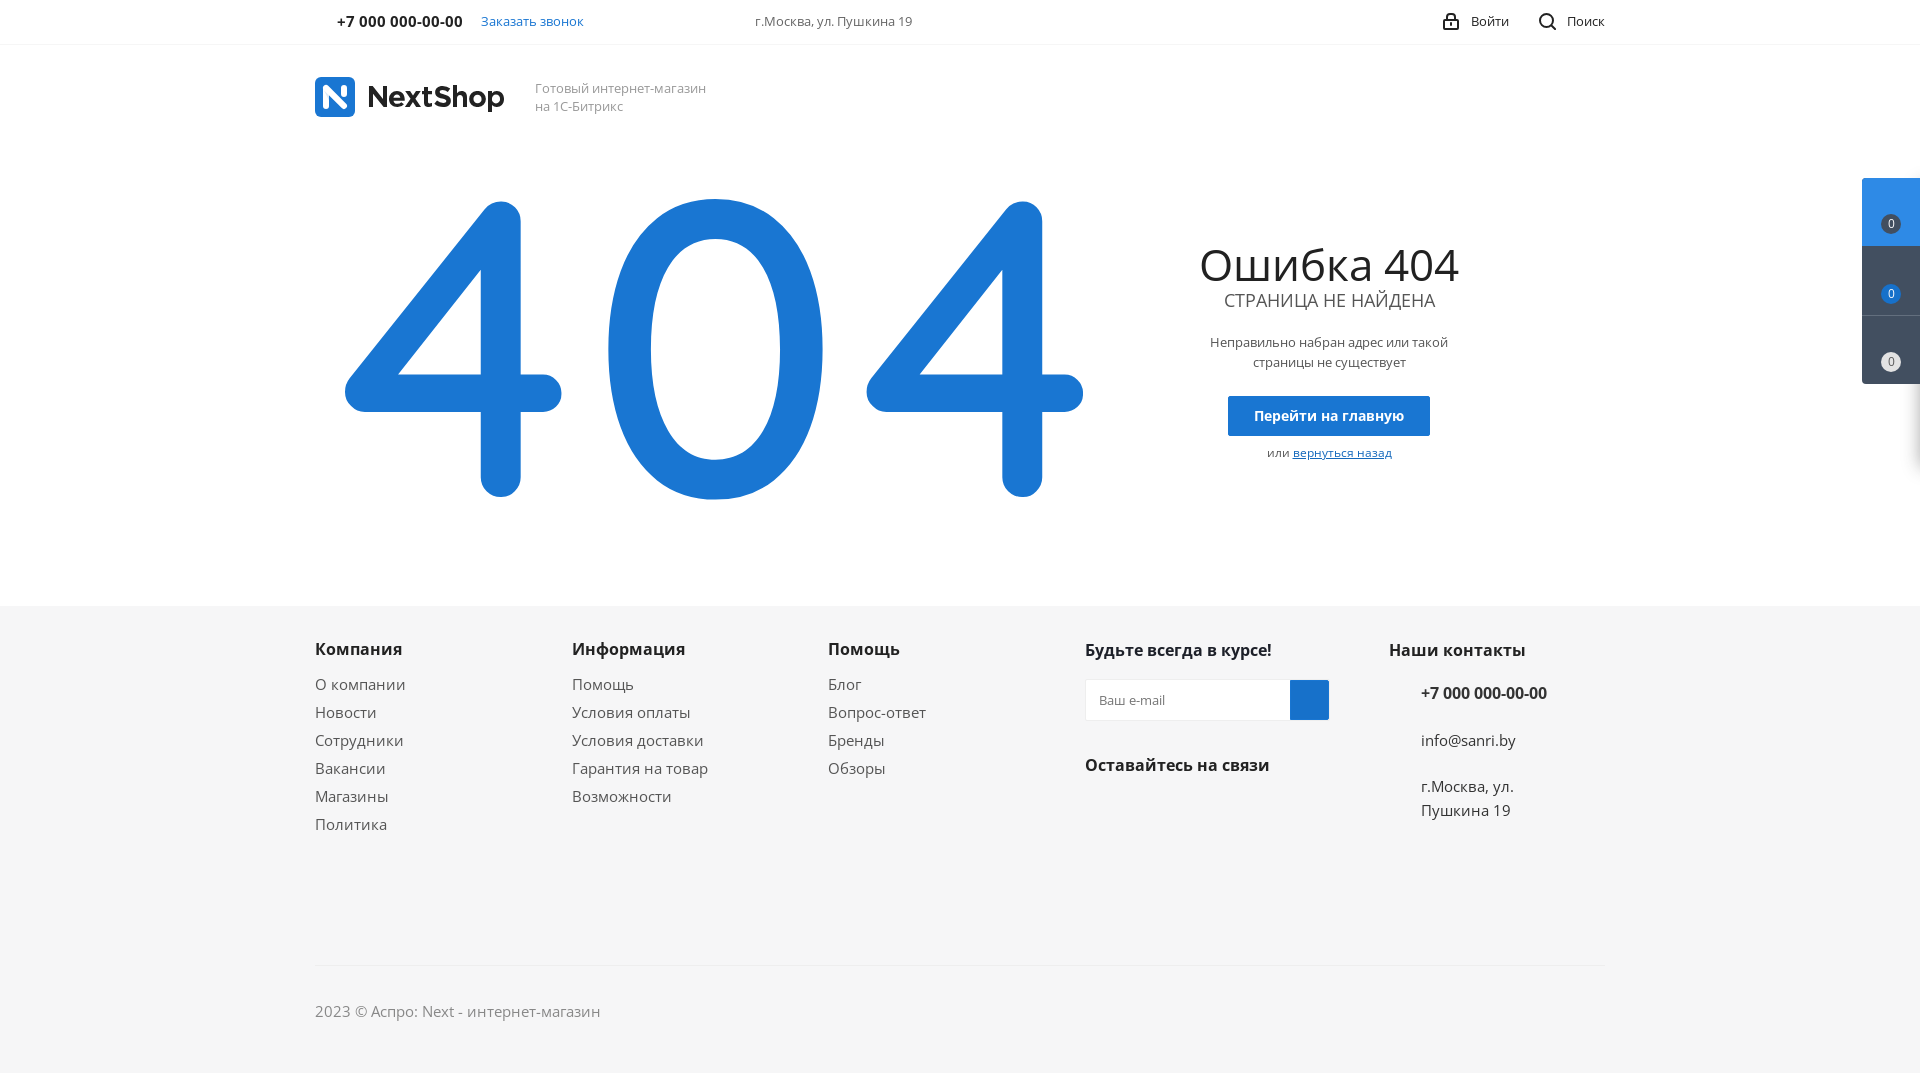 The height and width of the screenshot is (1080, 1920). Describe the element at coordinates (1253, 860) in the screenshot. I see `'Google Plus'` at that location.